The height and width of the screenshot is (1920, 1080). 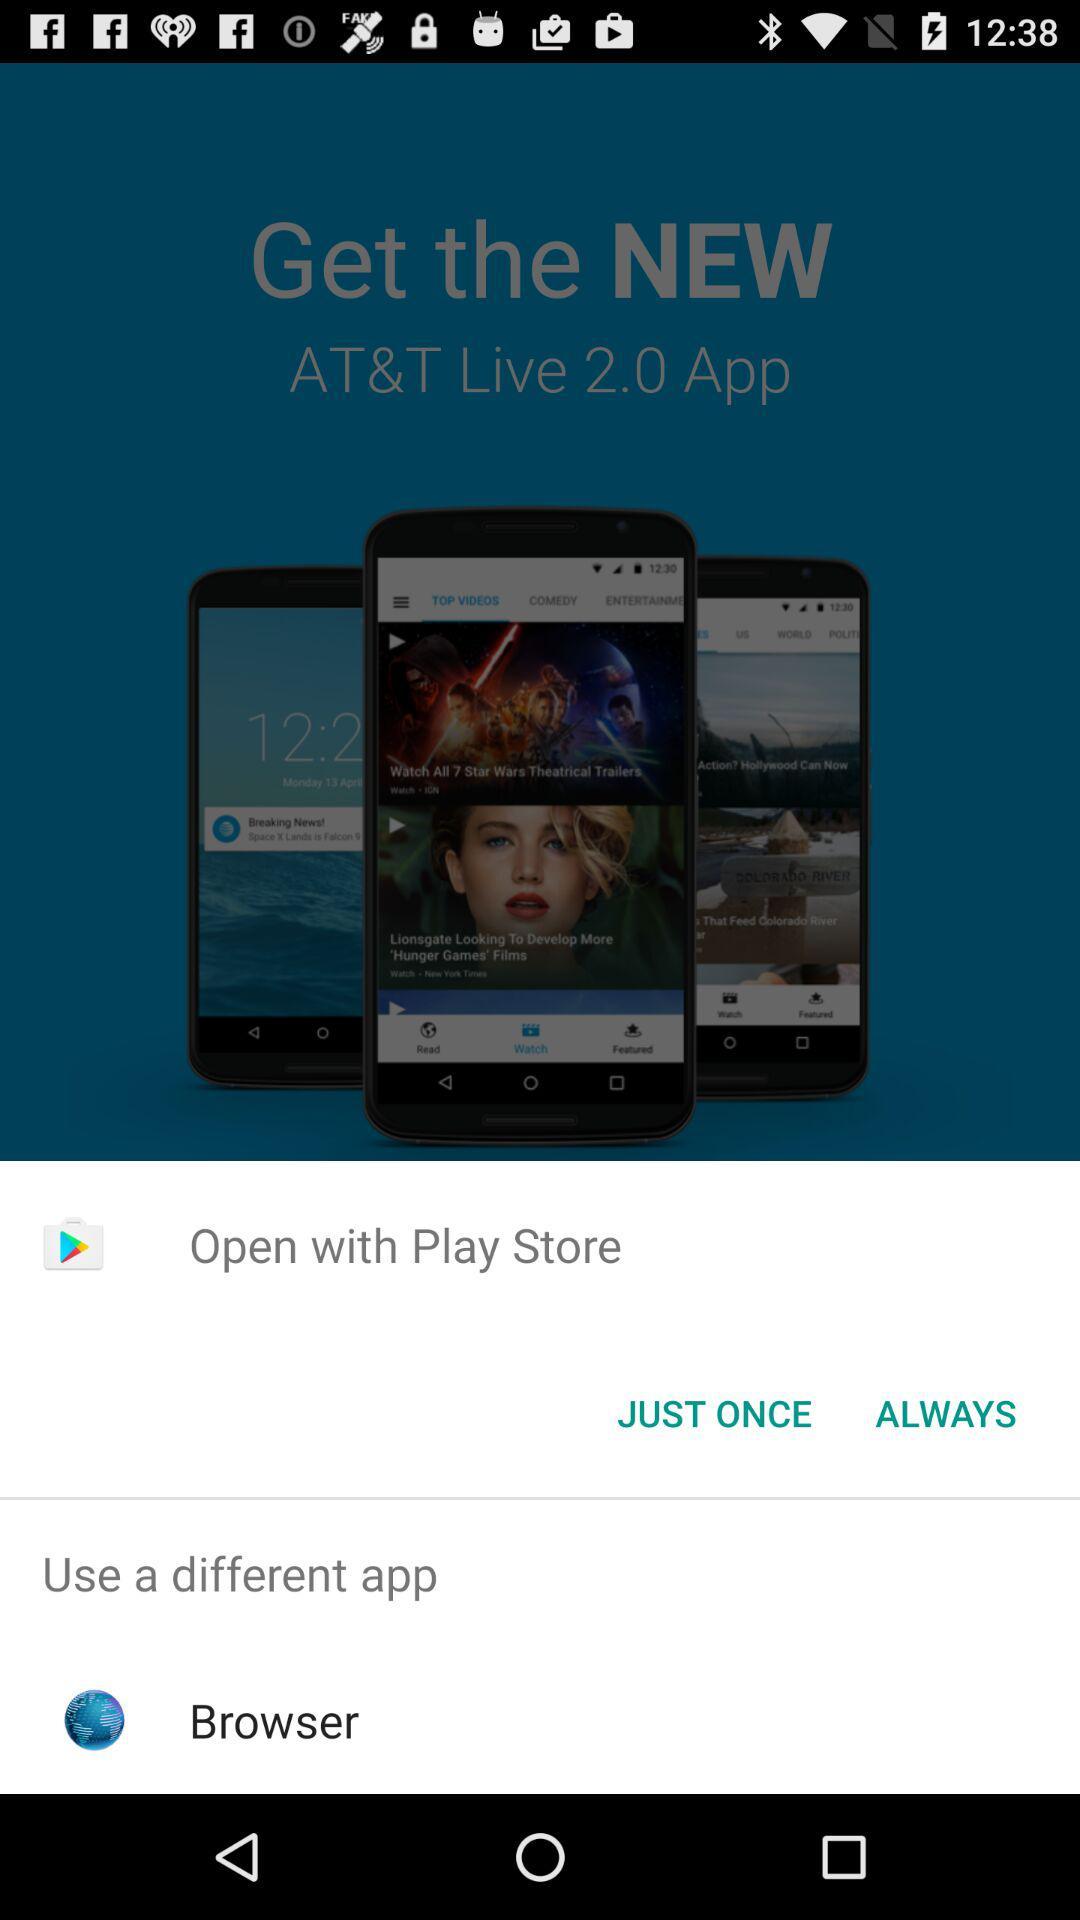 I want to click on the item next to always item, so click(x=713, y=1411).